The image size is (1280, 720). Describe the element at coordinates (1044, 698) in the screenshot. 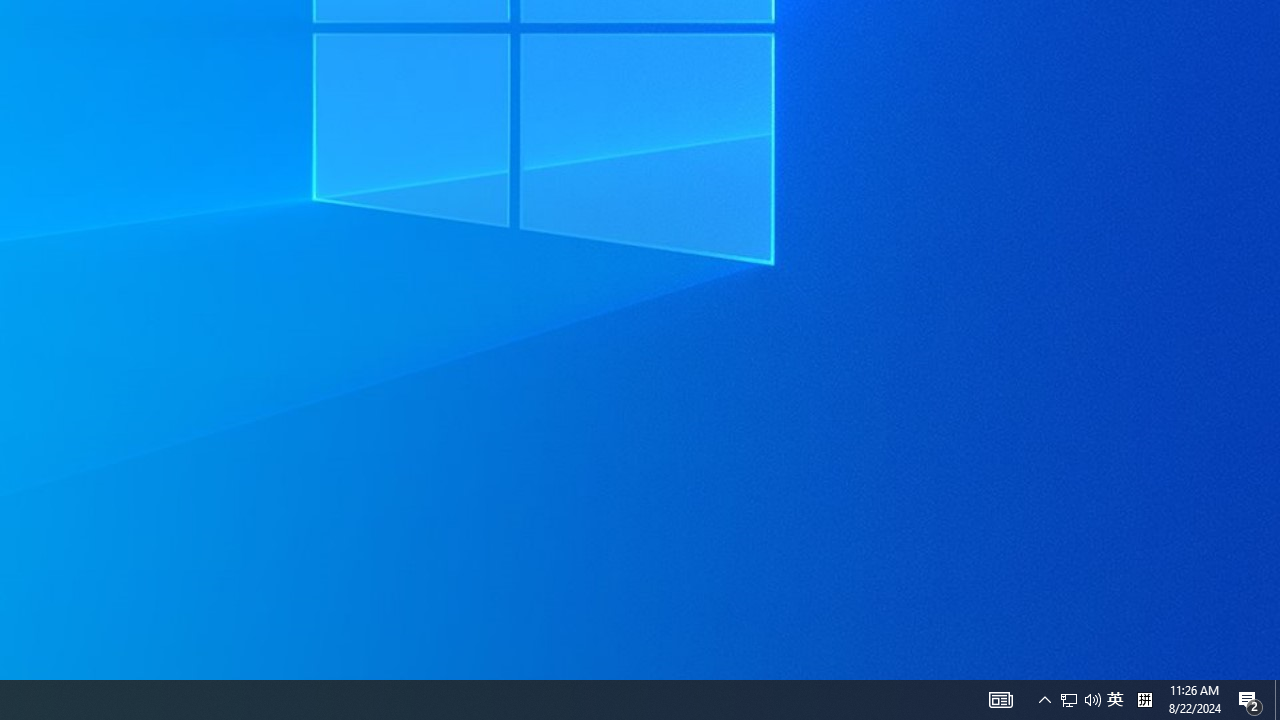

I see `'AutomationID: 4105'` at that location.